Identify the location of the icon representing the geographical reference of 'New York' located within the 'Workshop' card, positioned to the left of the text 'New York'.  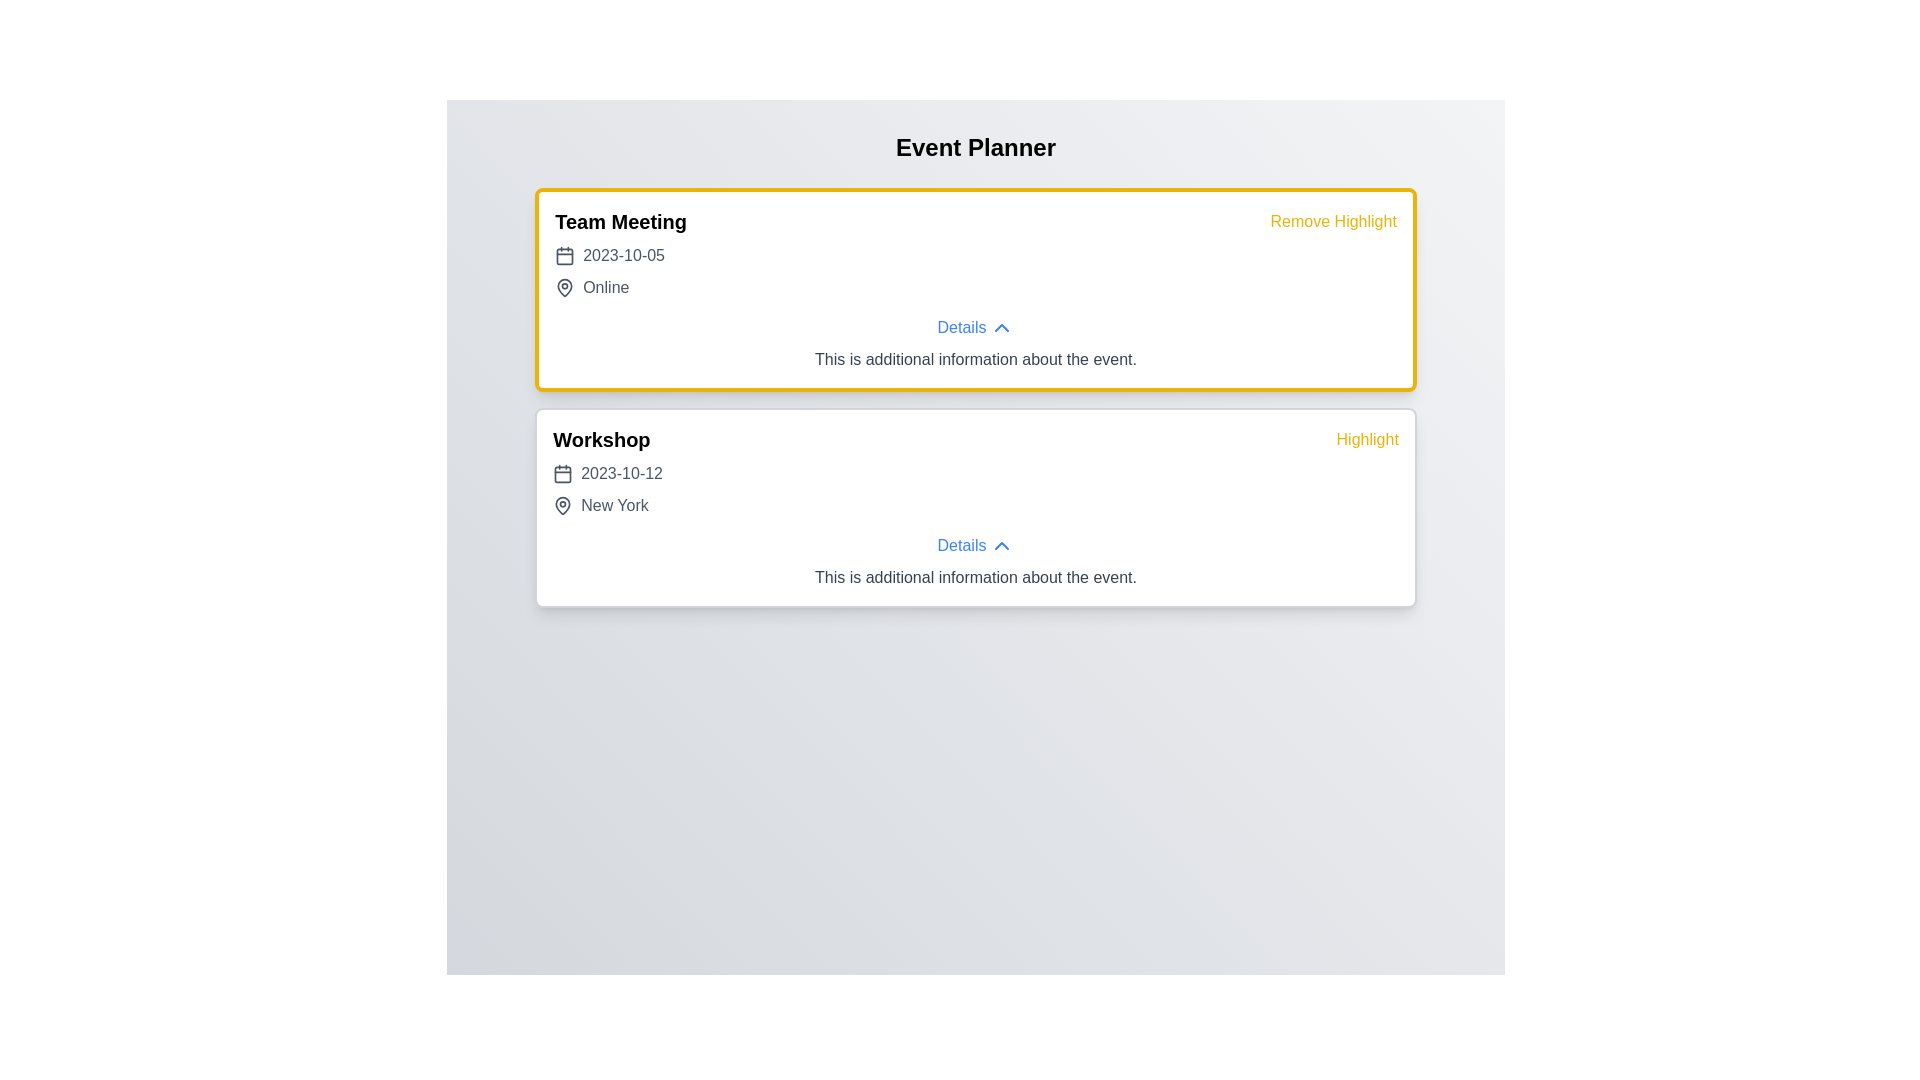
(562, 504).